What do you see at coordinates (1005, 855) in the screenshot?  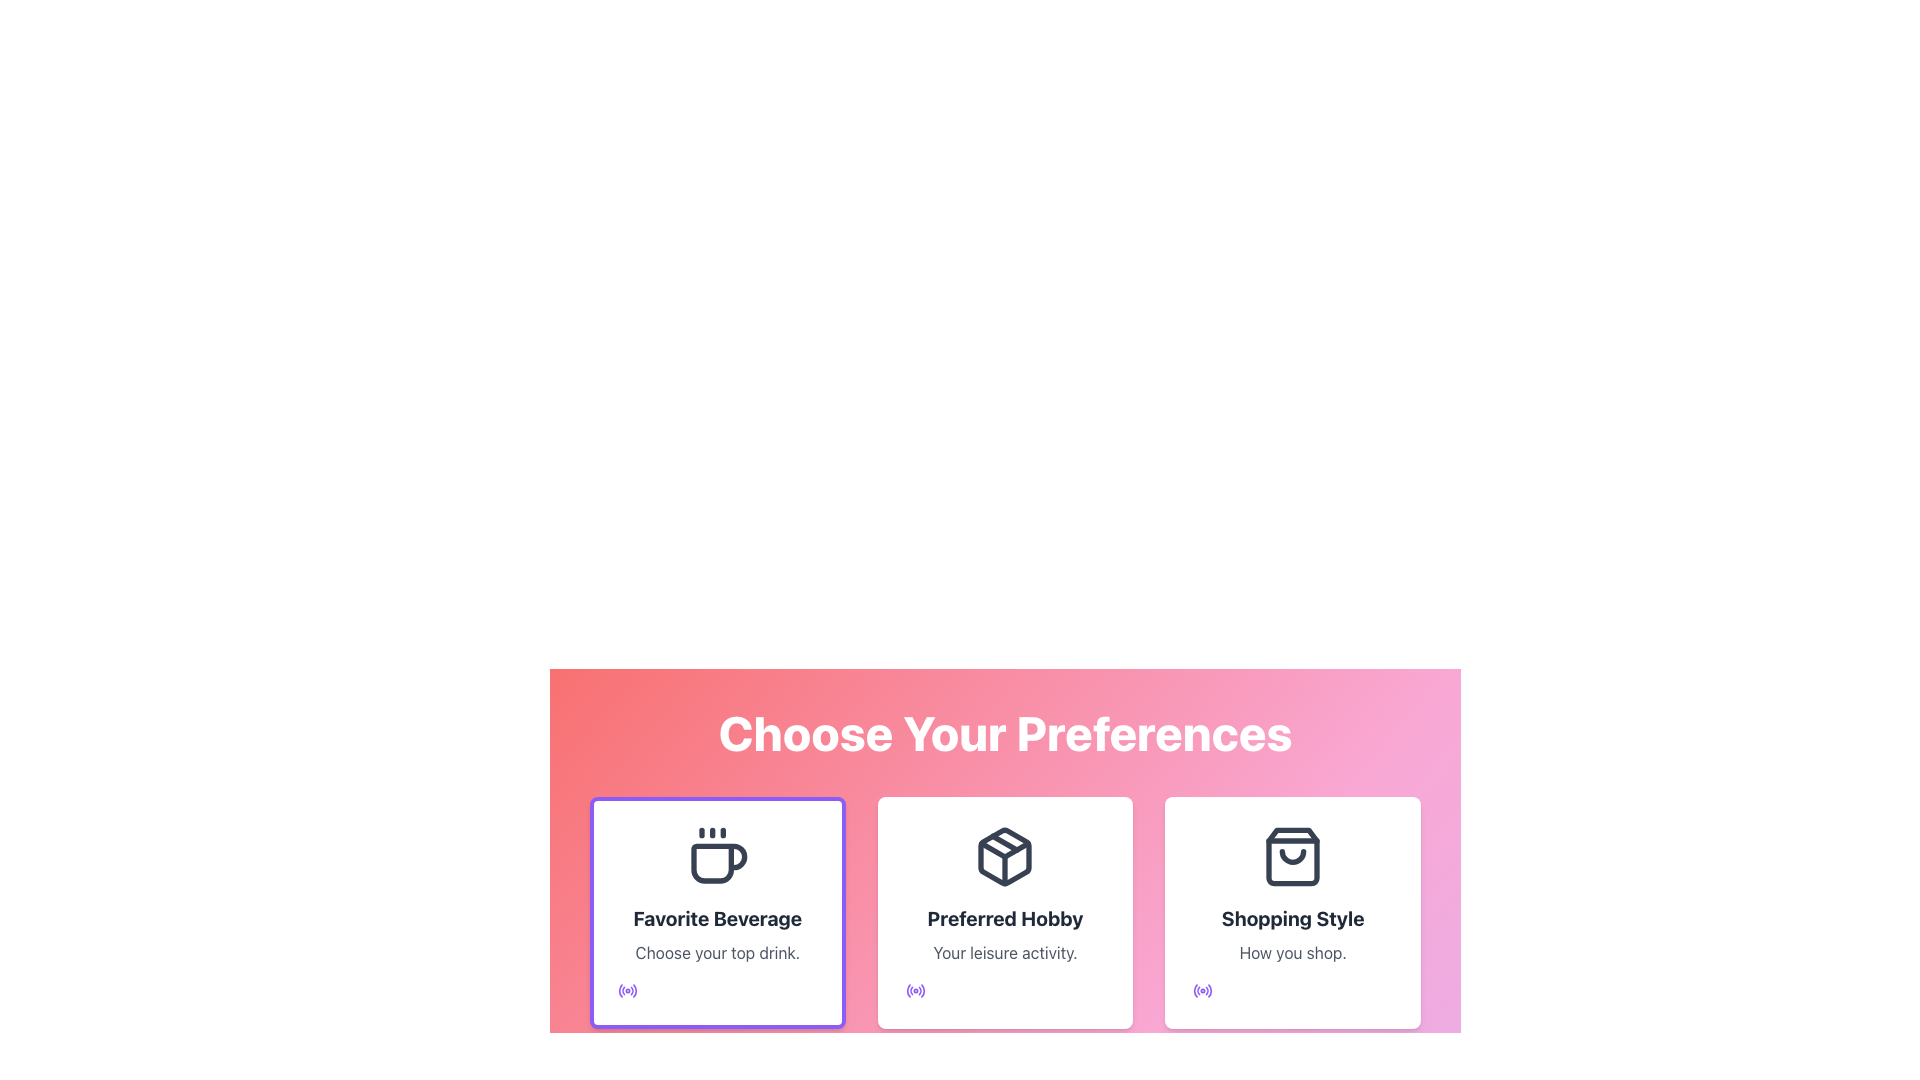 I see `the 'Preferred Hobby' icon` at bounding box center [1005, 855].